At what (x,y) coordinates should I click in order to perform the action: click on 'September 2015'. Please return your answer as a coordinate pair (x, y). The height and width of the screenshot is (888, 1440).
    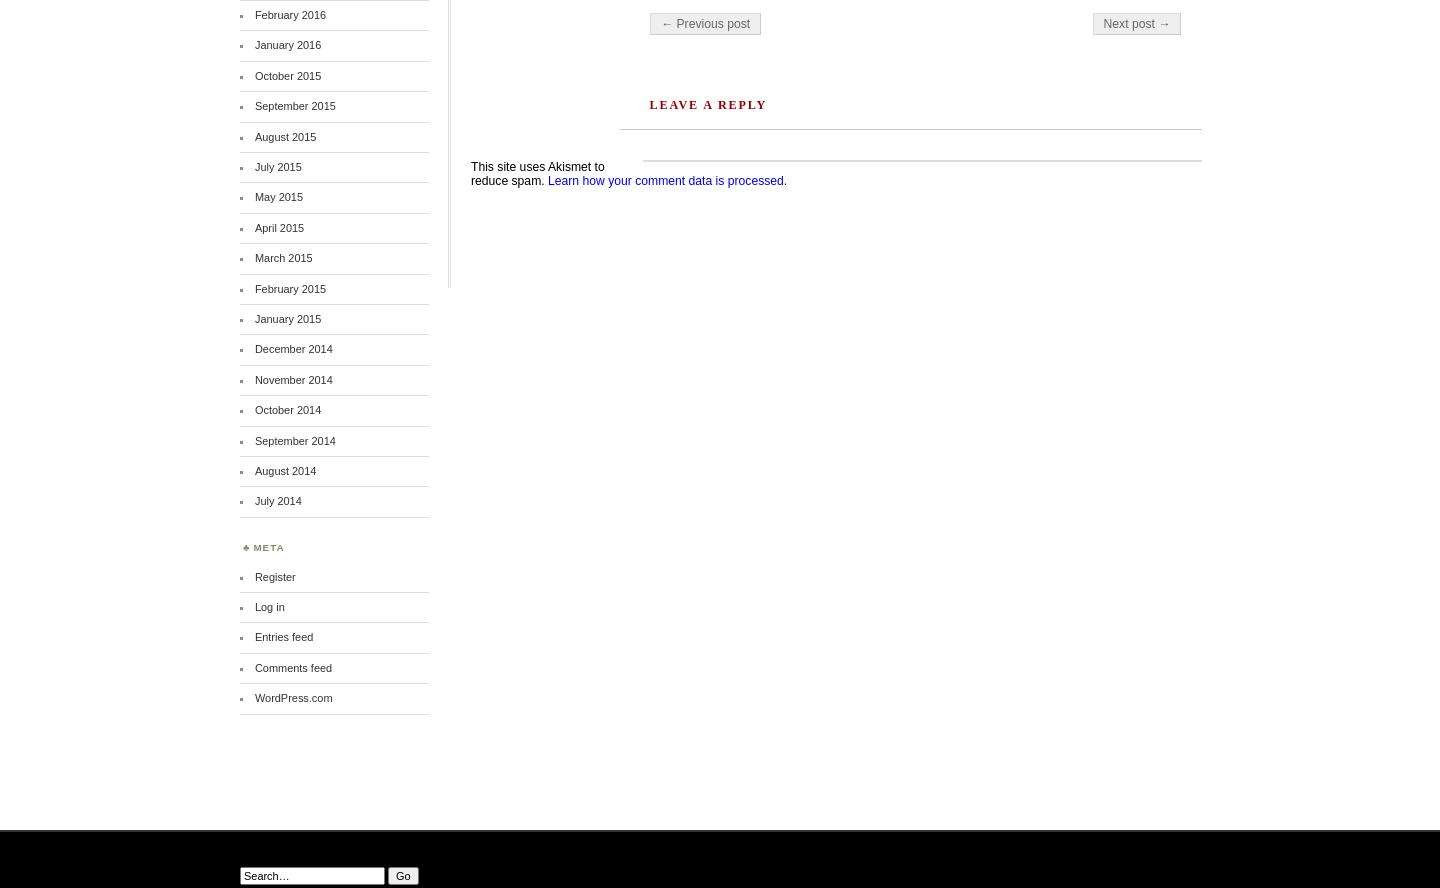
    Looking at the image, I should click on (293, 105).